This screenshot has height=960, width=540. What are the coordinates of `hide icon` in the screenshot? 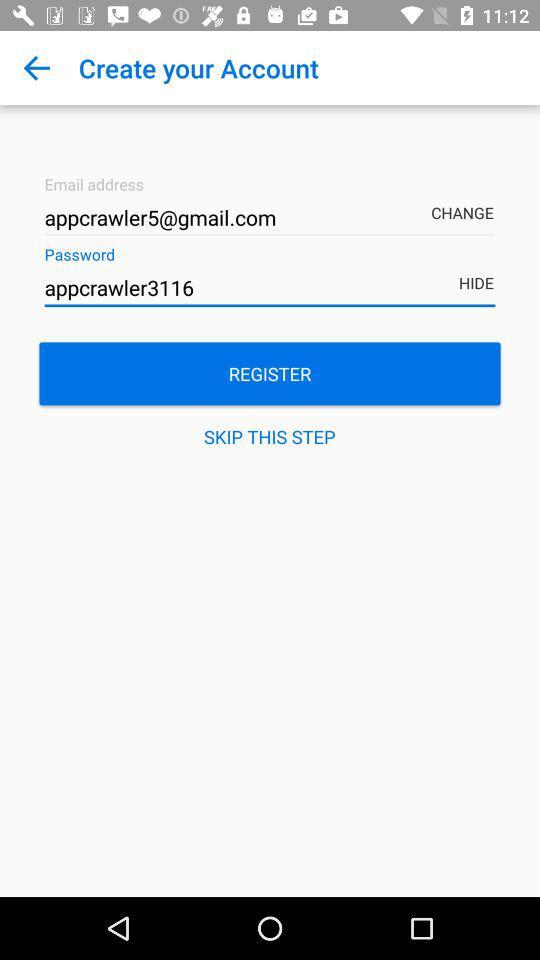 It's located at (478, 268).